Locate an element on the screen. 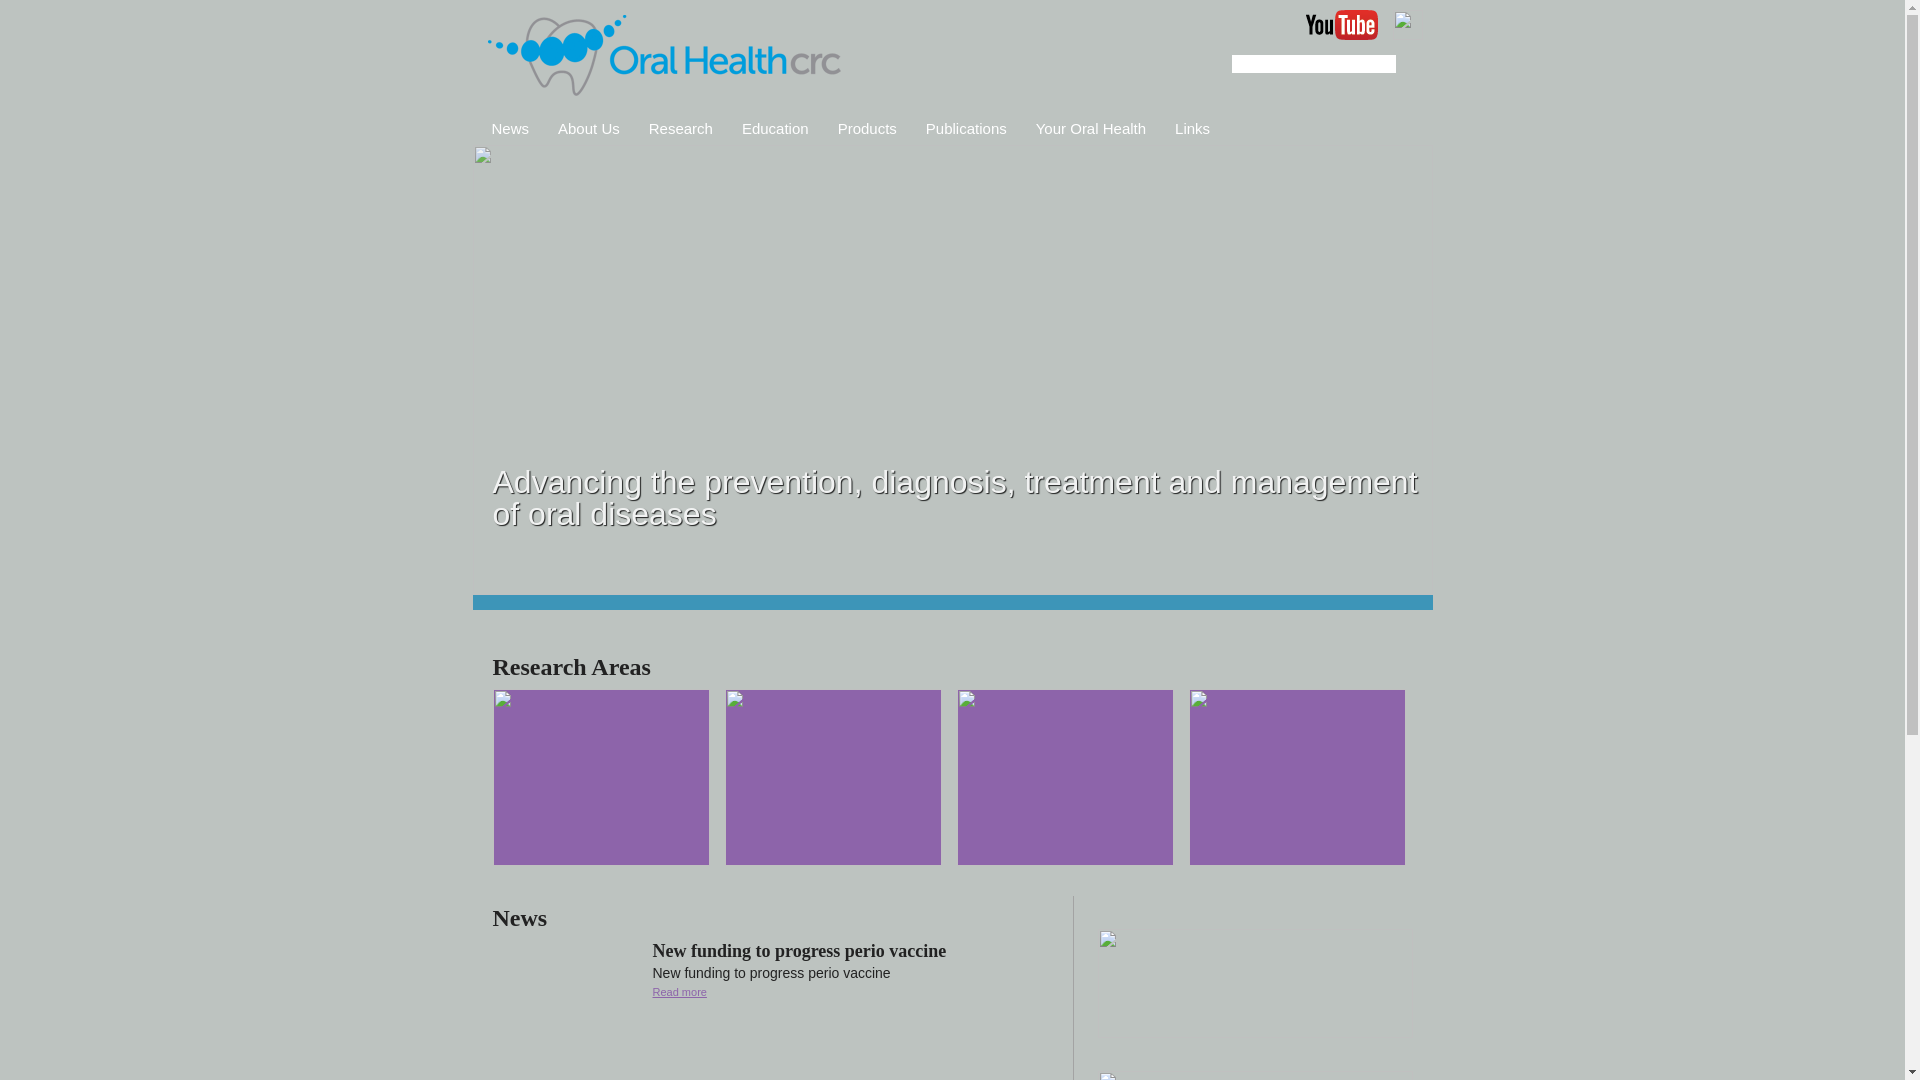 This screenshot has width=1920, height=1080. 'Research' is located at coordinates (681, 127).